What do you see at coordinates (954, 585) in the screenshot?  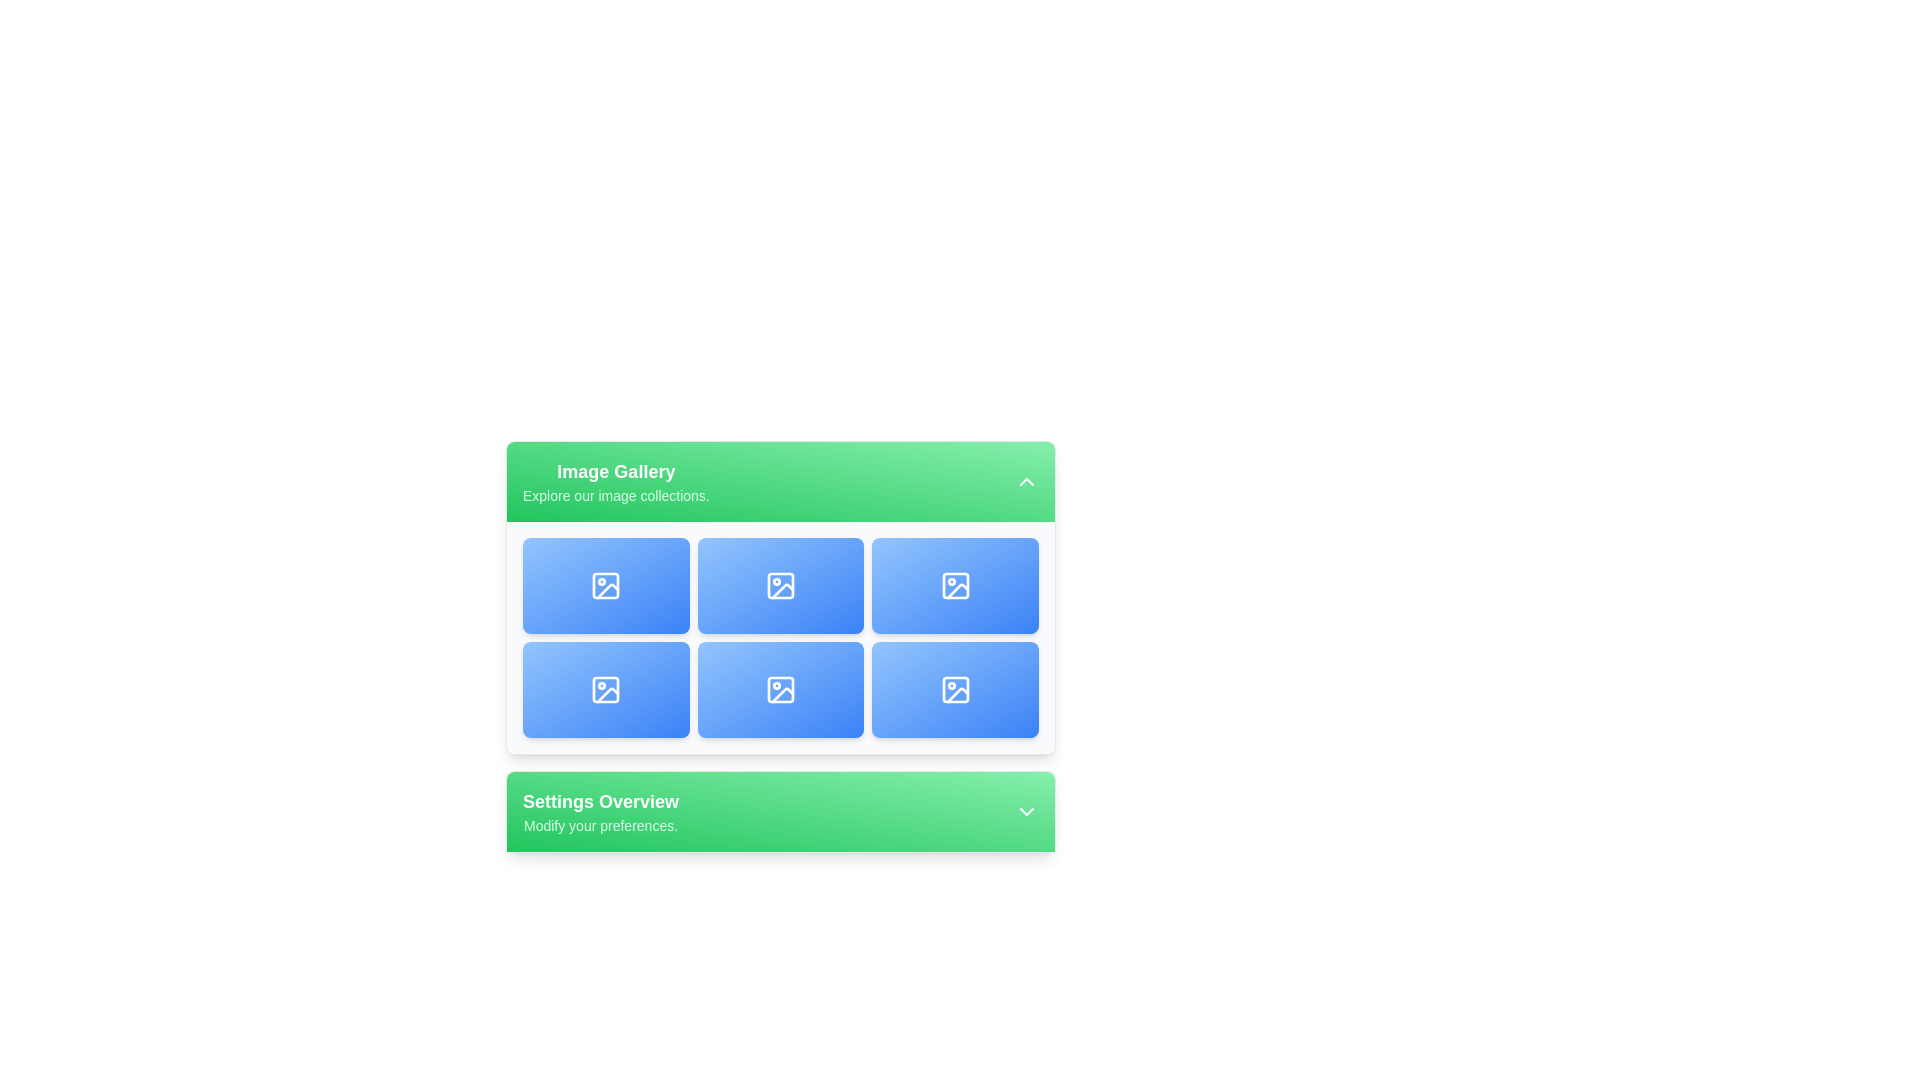 I see `the last clickable card or thumbnail in the first row of the 3x3 grid under the 'Image Gallery' section` at bounding box center [954, 585].